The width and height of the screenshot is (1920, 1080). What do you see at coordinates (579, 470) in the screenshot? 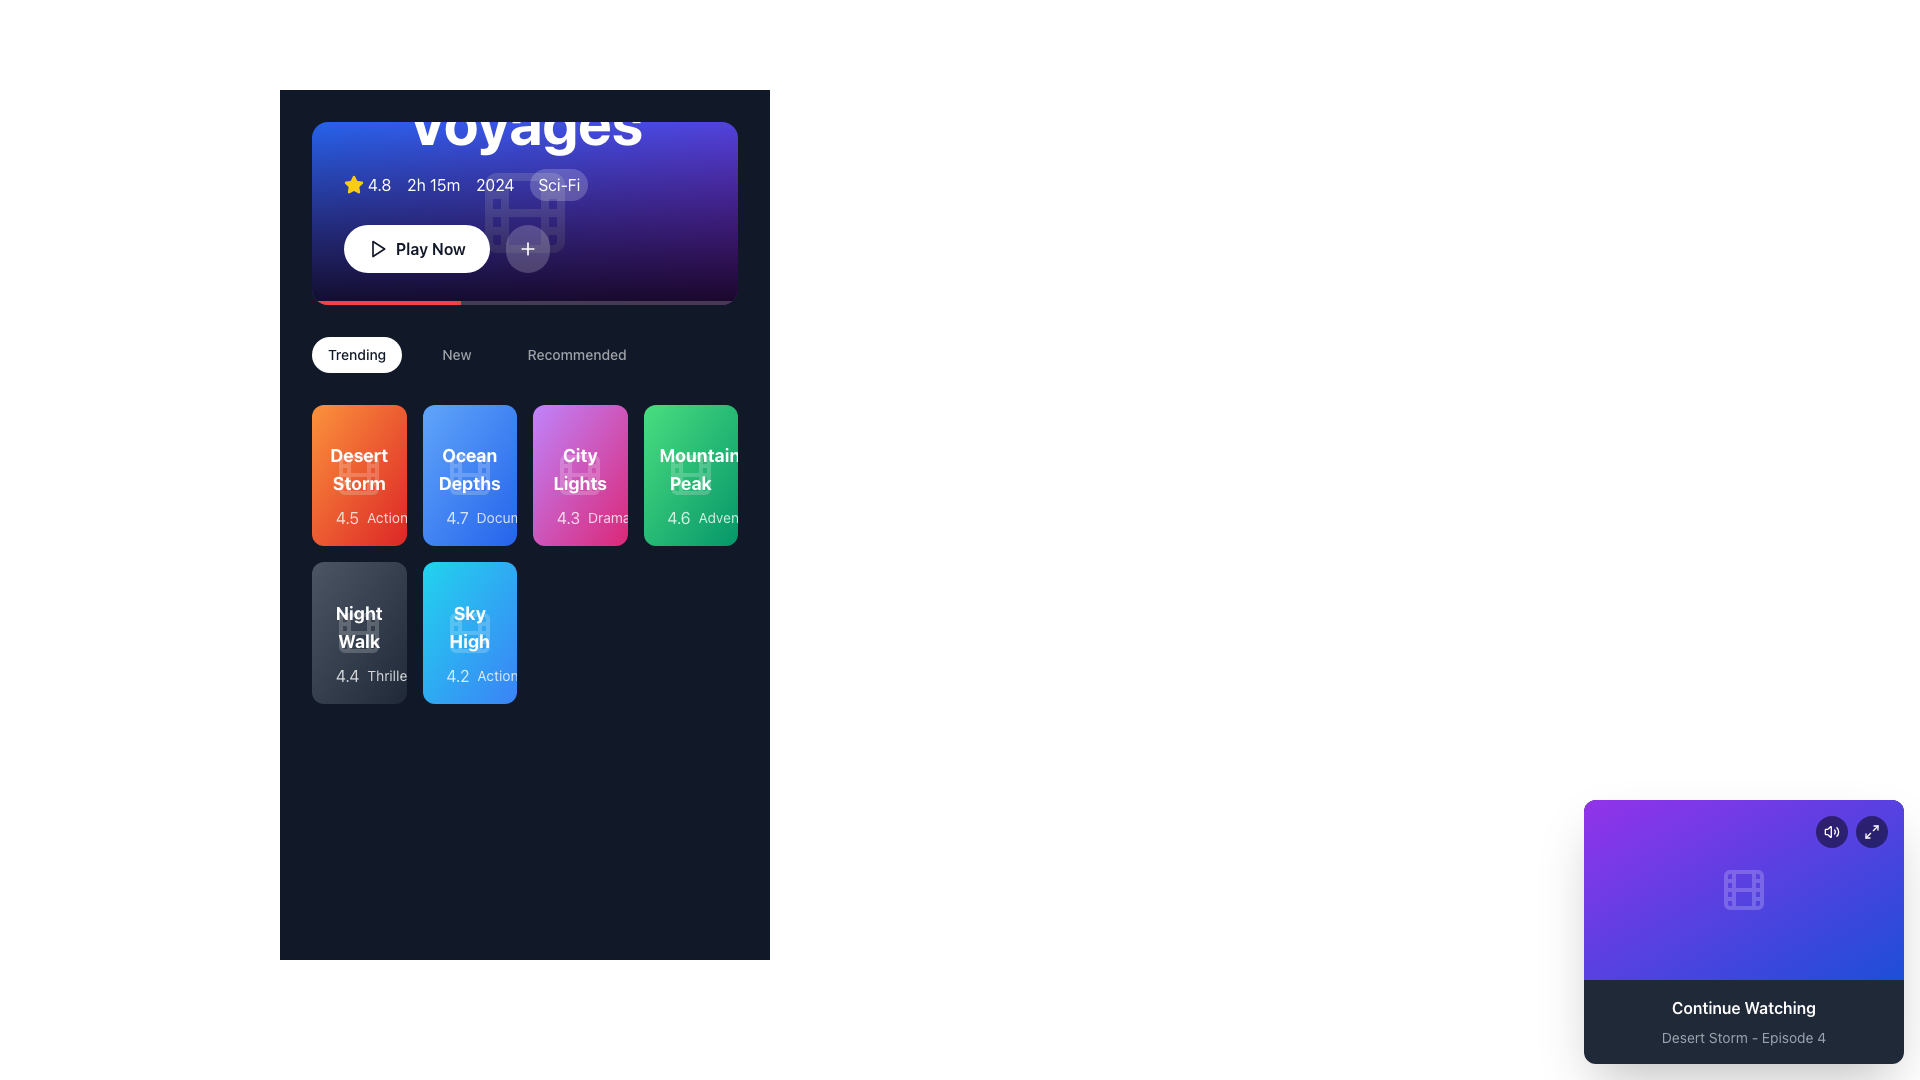
I see `the bold, white text label 'City Lights' positioned at the top-middle section of the trending movie posters grid, distinctively set against a vibrant pink background` at bounding box center [579, 470].